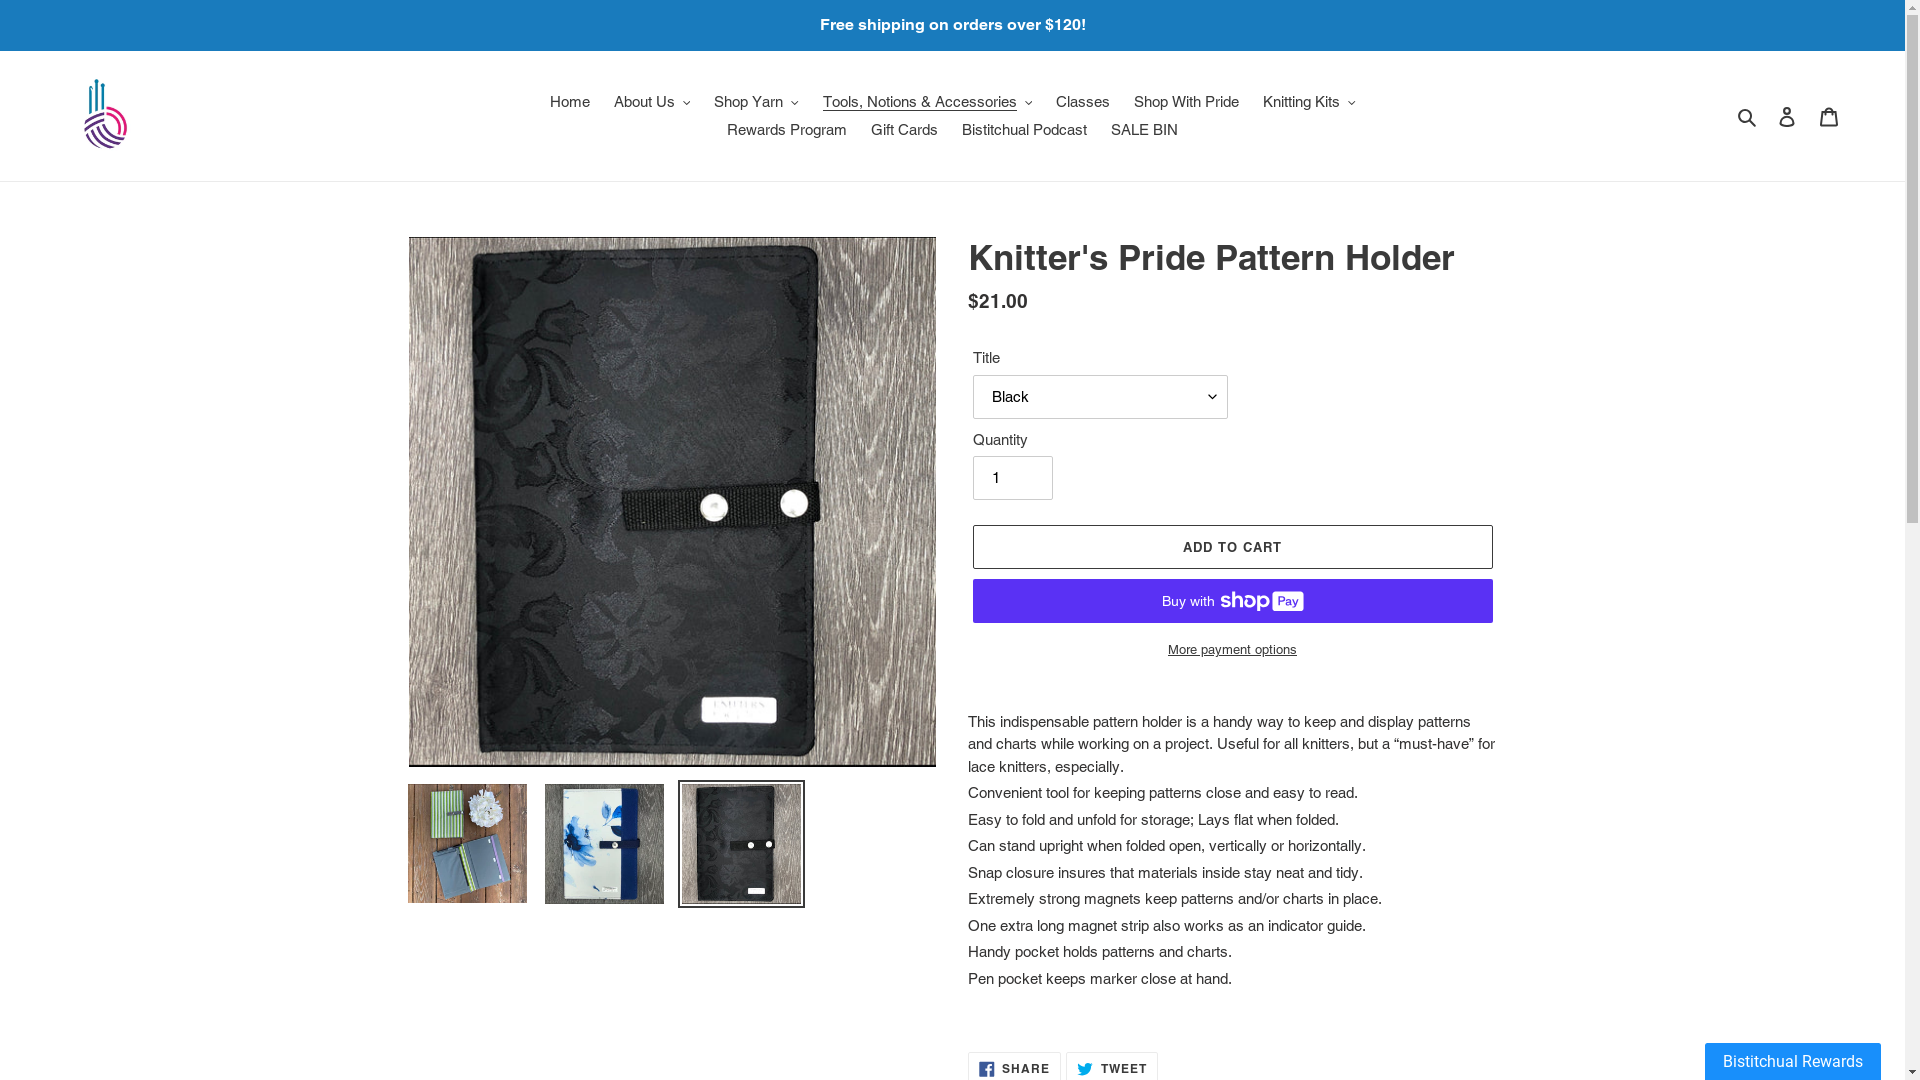 This screenshot has height=1080, width=1920. What do you see at coordinates (925, 102) in the screenshot?
I see `'Tools, Notions & Accessories'` at bounding box center [925, 102].